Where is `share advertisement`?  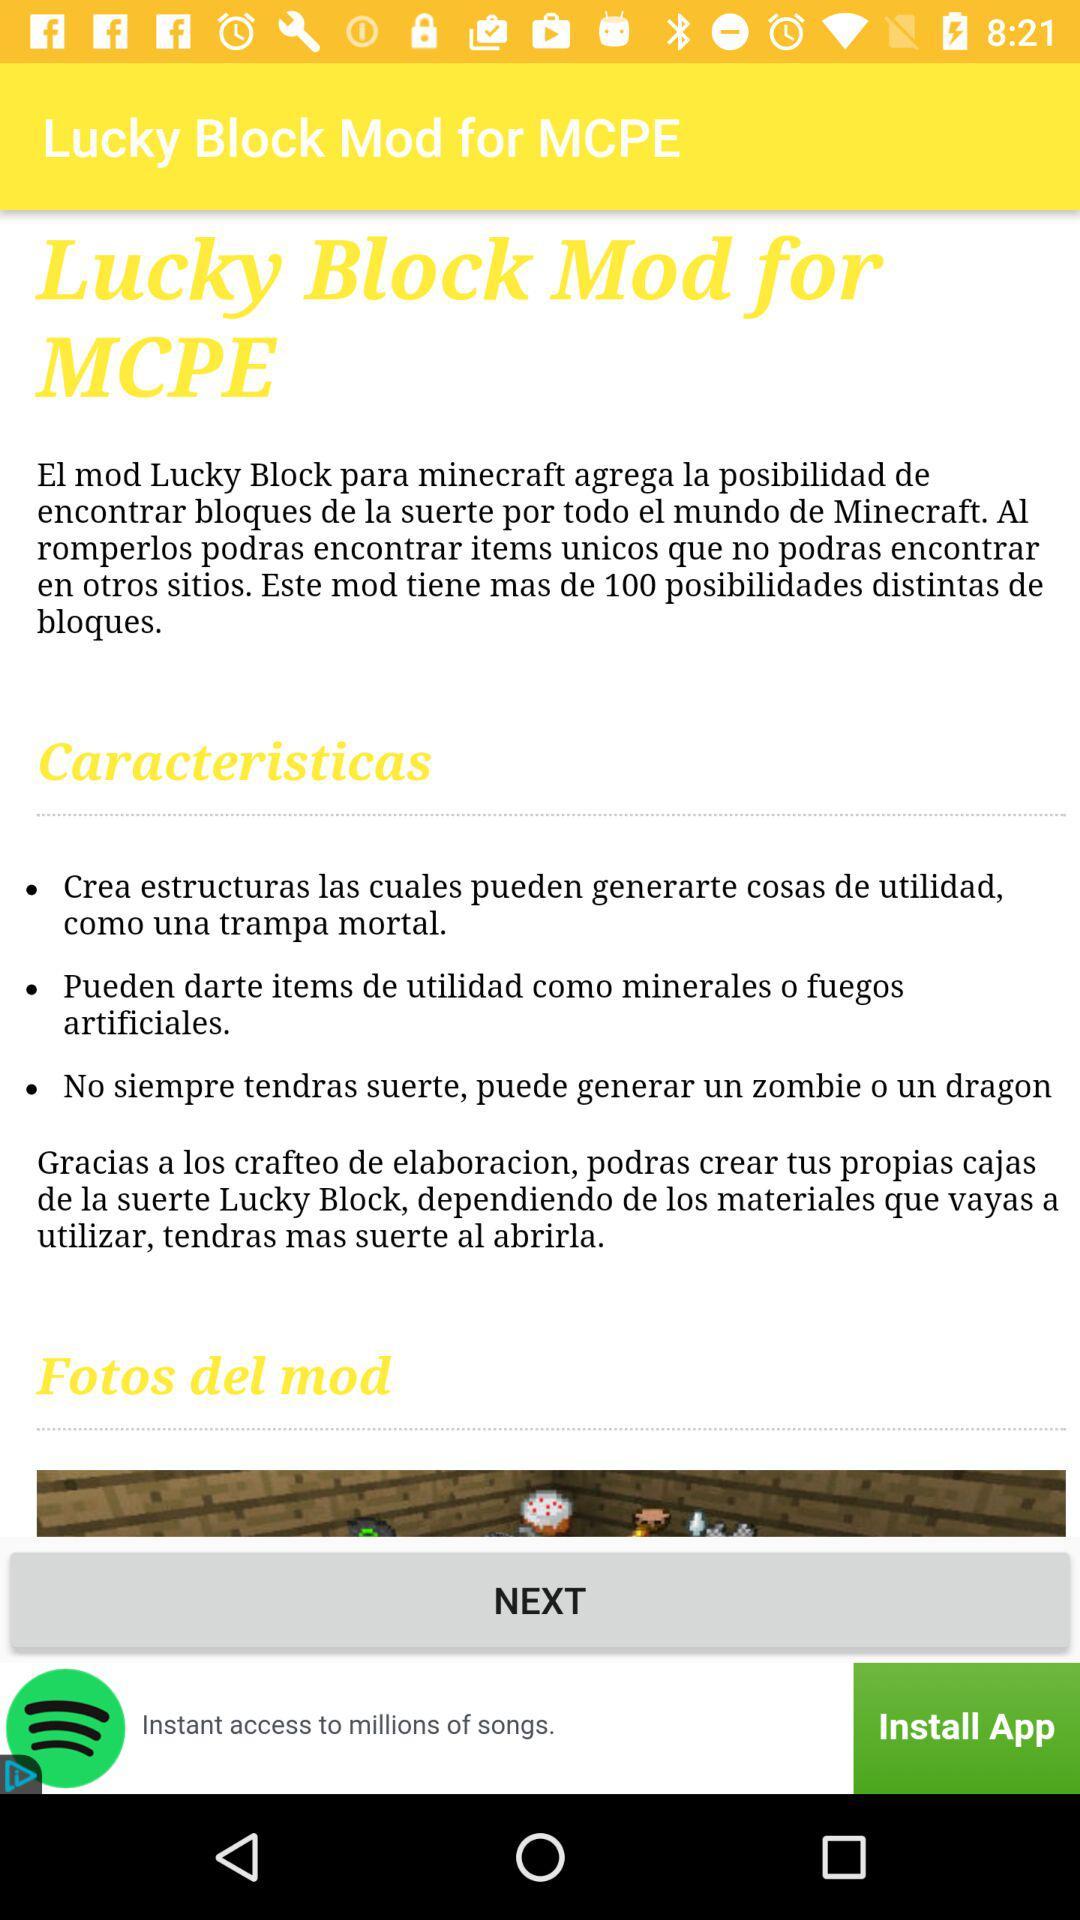
share advertisement is located at coordinates (540, 1727).